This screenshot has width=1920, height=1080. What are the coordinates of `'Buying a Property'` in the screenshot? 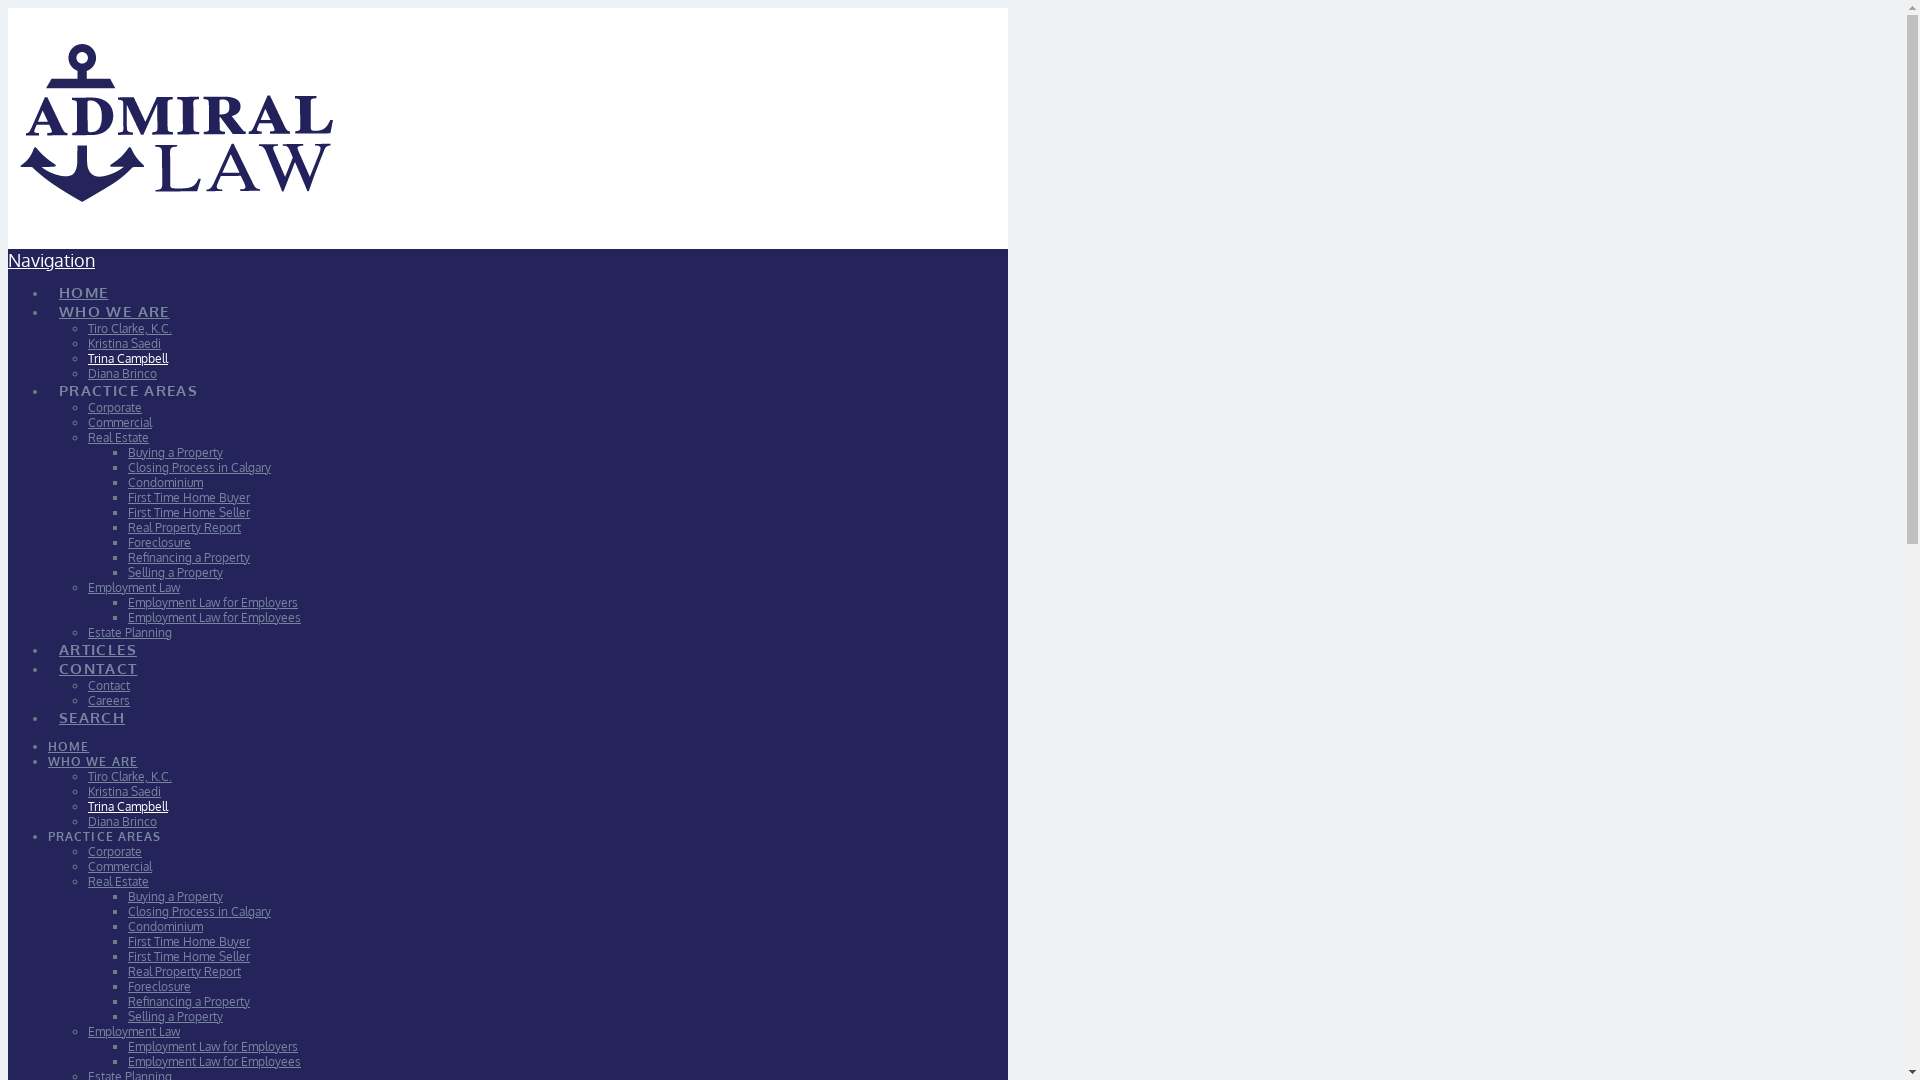 It's located at (175, 452).